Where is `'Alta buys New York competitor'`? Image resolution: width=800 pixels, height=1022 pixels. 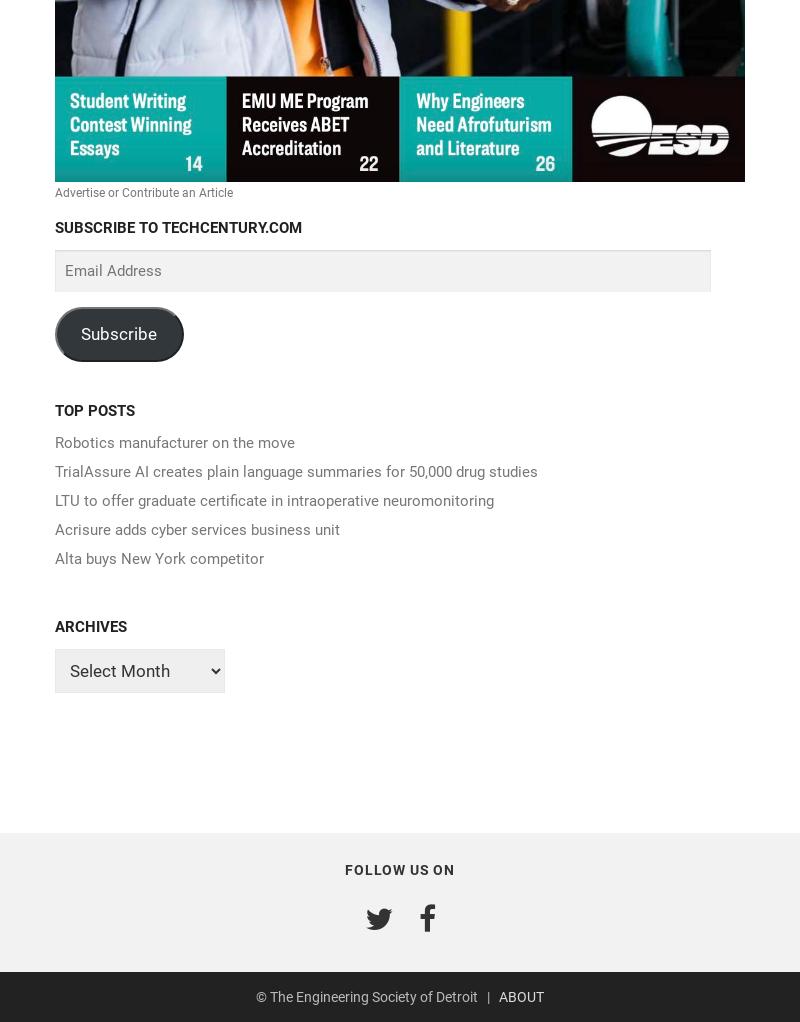
'Alta buys New York competitor' is located at coordinates (159, 558).